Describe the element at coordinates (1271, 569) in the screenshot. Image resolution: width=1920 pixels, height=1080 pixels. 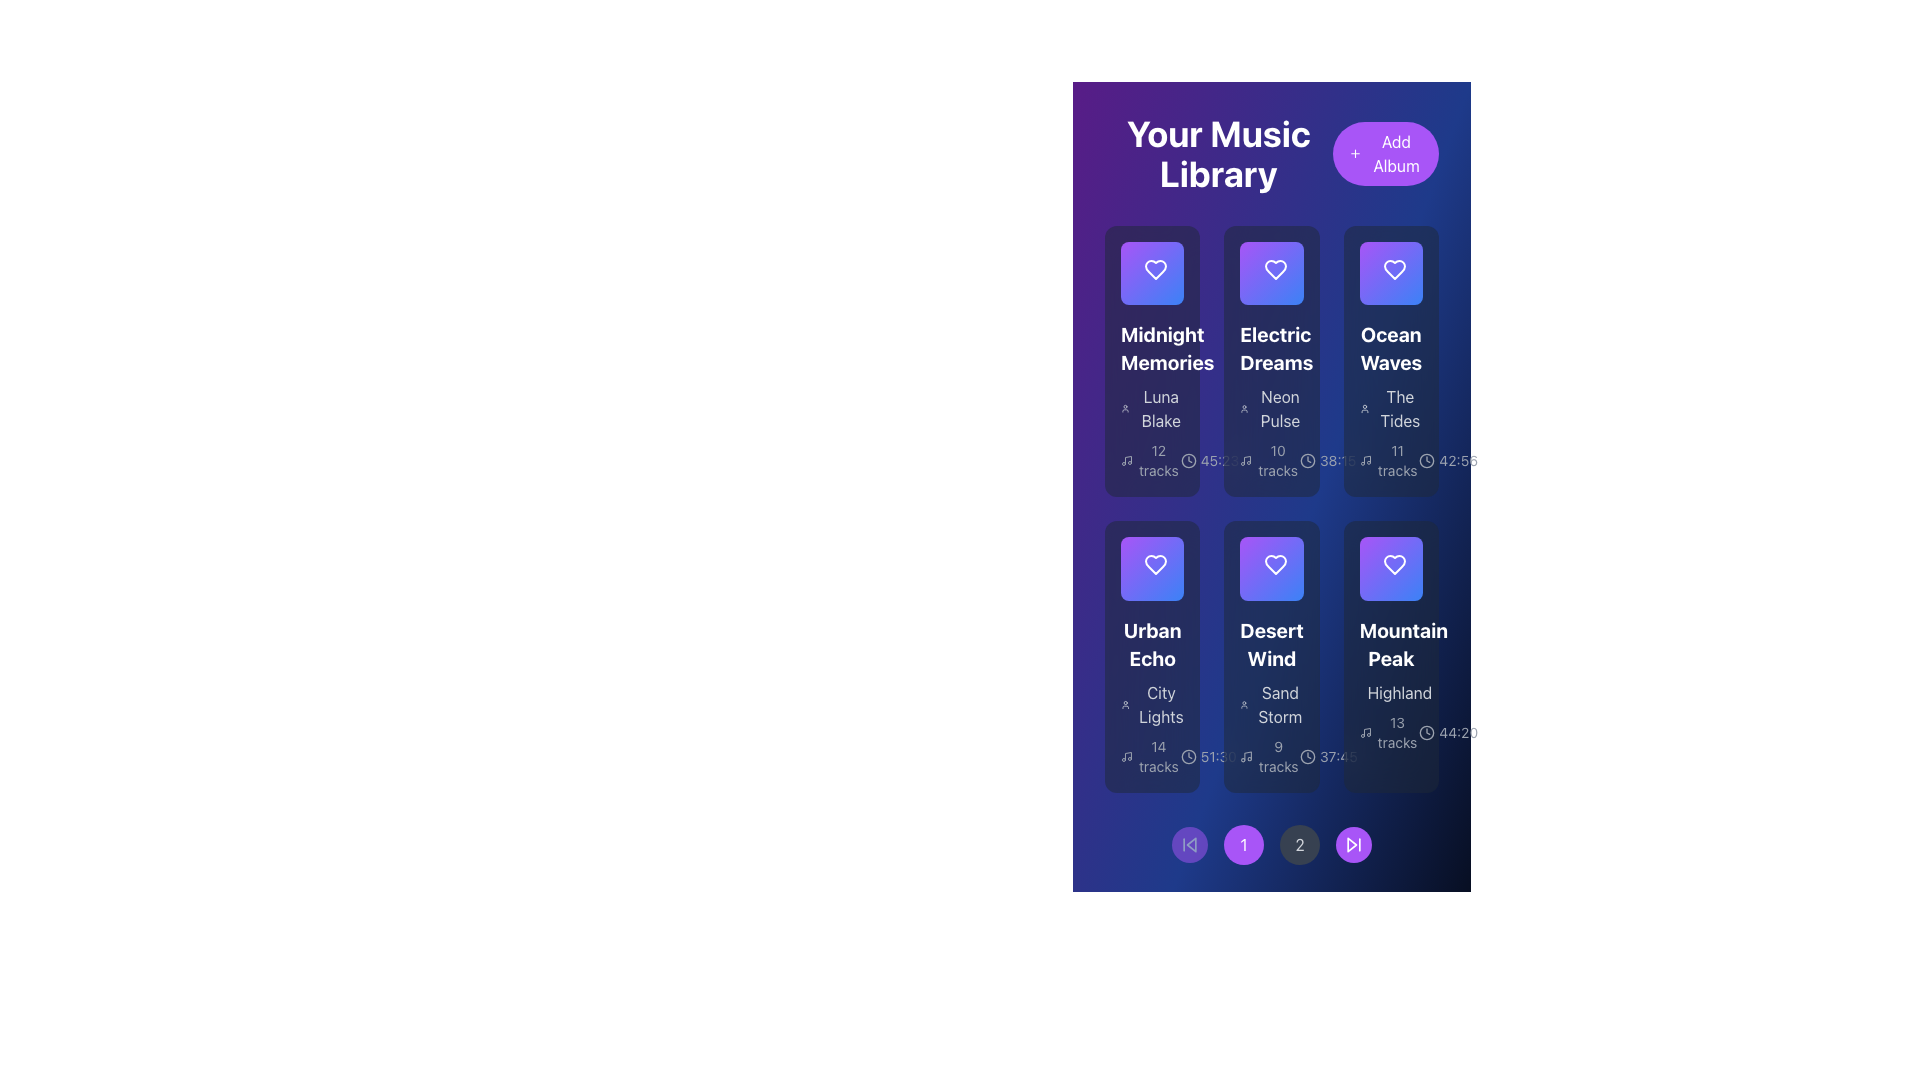
I see `the play button centered within the circular button on the fourth card of the second row labeled 'Desert Wind'` at that location.